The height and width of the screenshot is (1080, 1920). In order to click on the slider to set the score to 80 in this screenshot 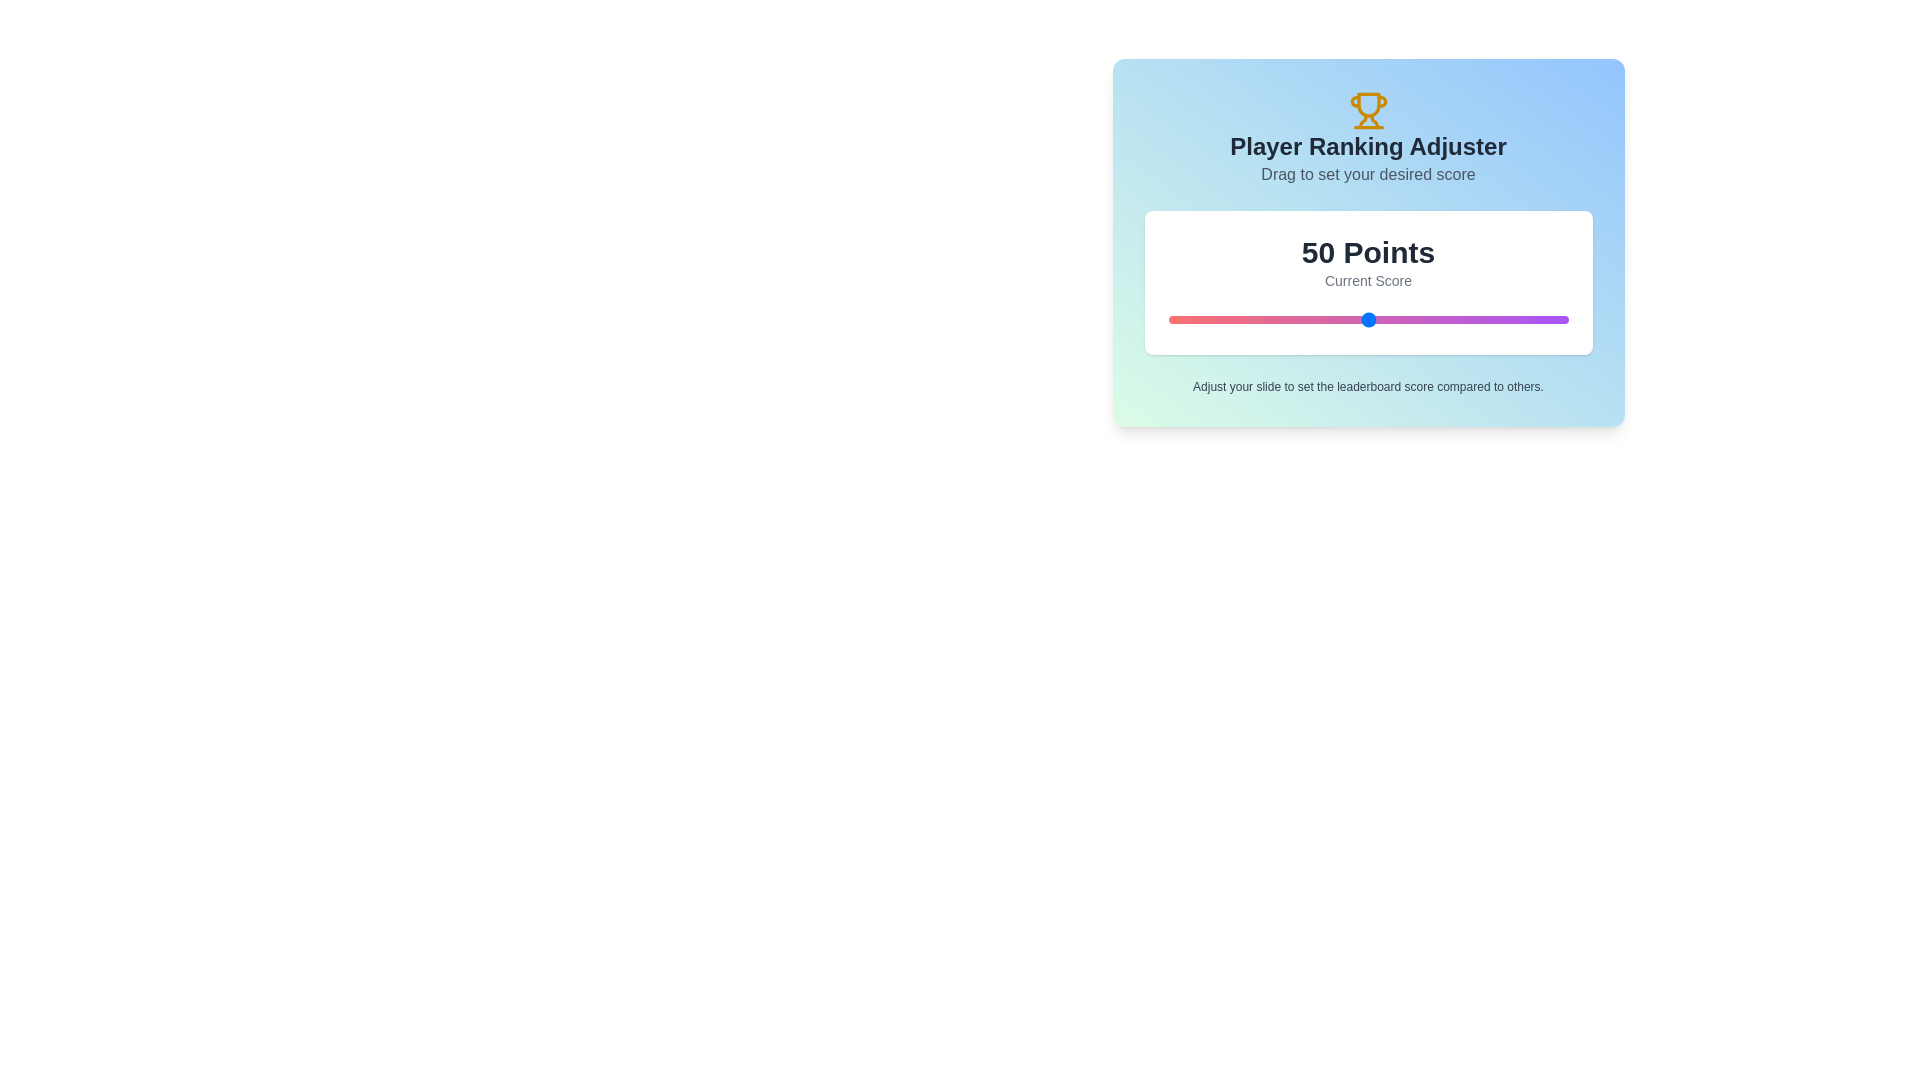, I will do `click(1488, 319)`.